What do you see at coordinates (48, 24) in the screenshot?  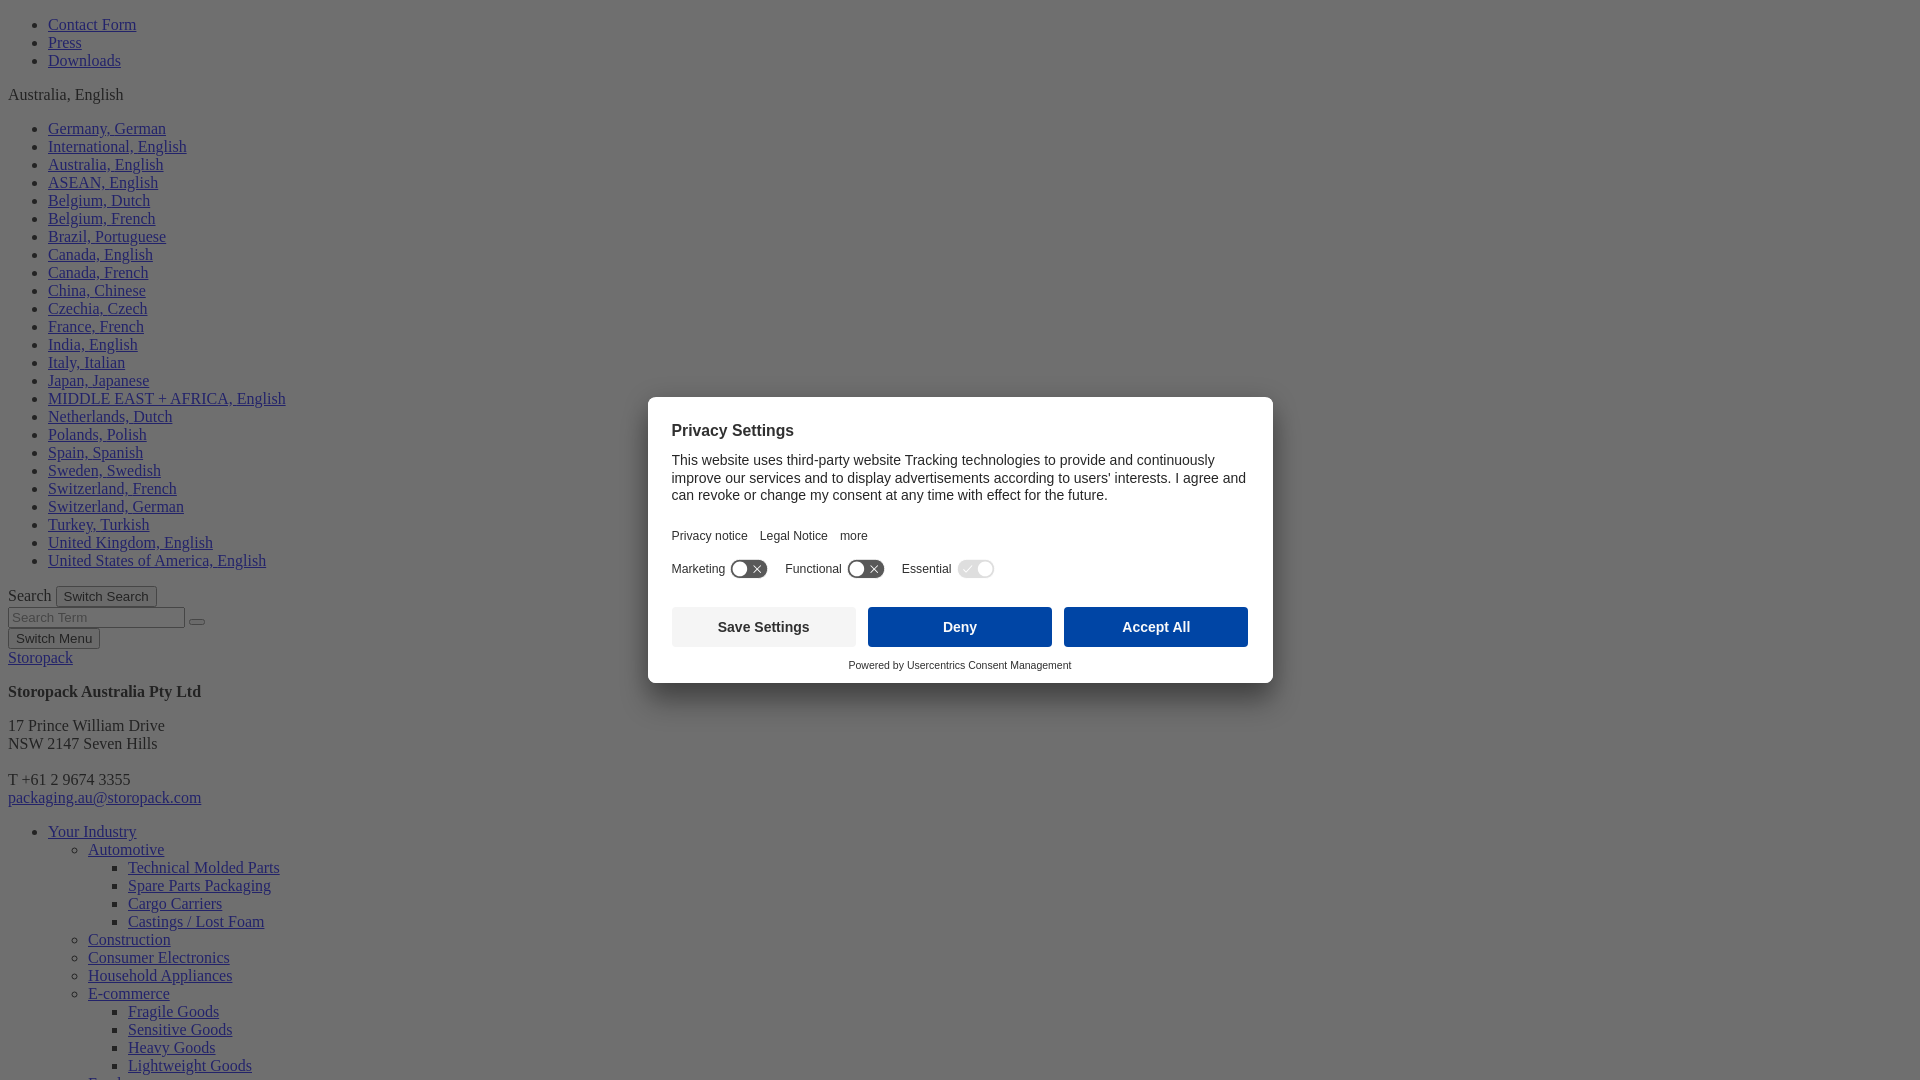 I see `'Contact Form'` at bounding box center [48, 24].